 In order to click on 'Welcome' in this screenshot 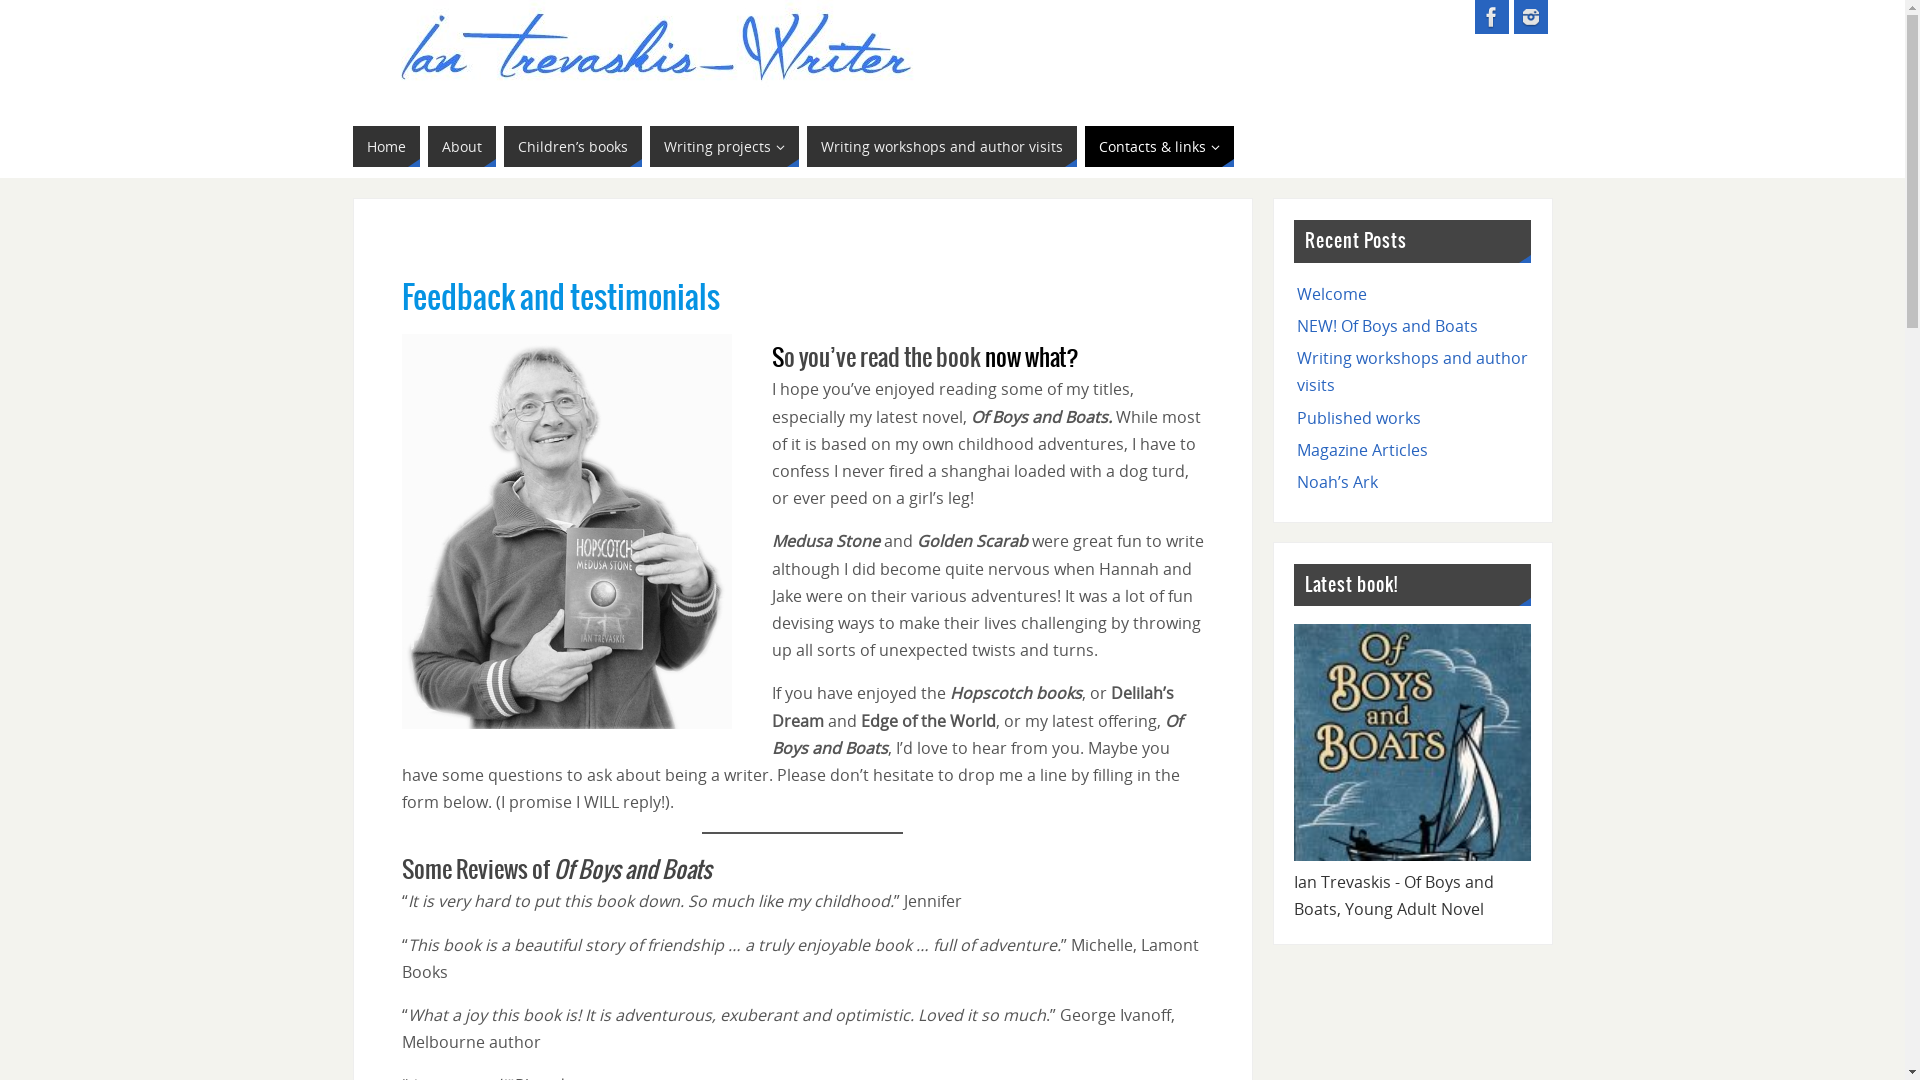, I will do `click(1332, 293)`.